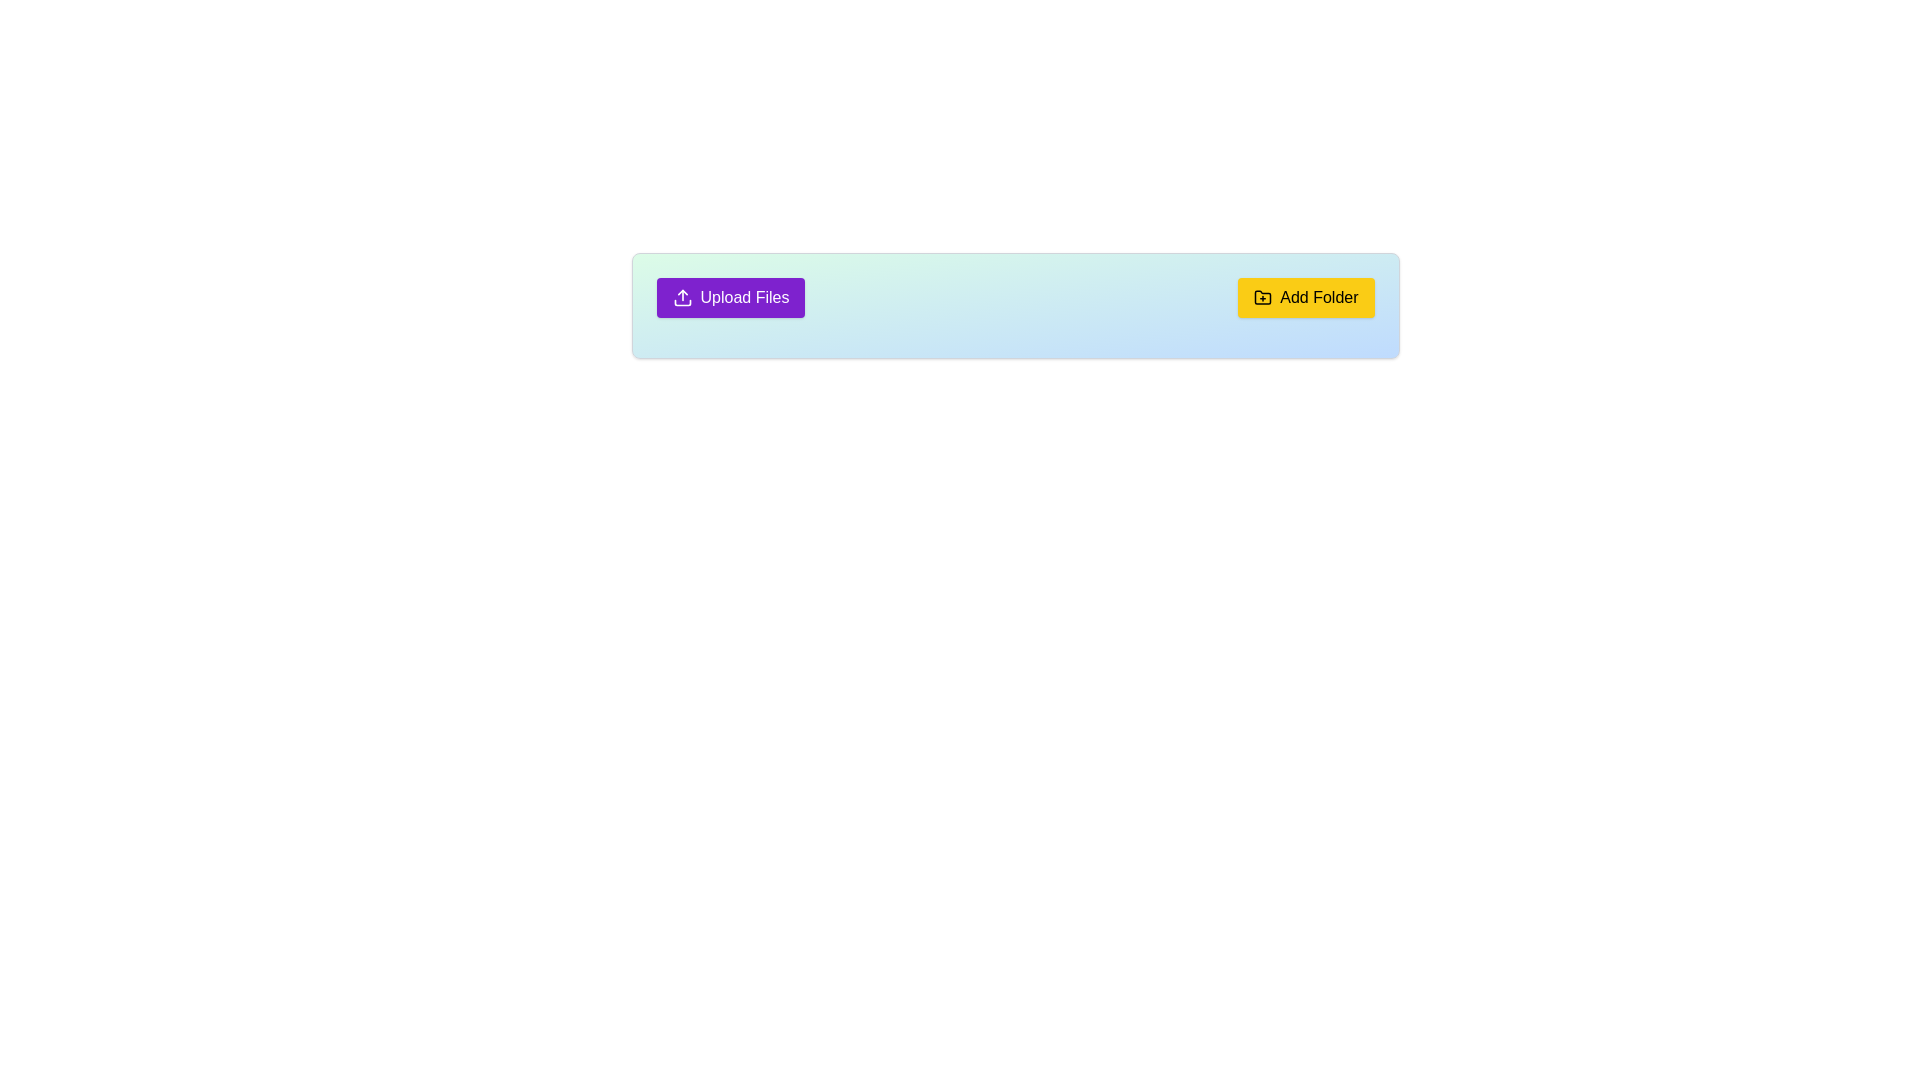 This screenshot has width=1920, height=1080. What do you see at coordinates (1262, 297) in the screenshot?
I see `the small folder icon with an addition symbol, located inside the yellow 'Add Folder' button on the right side of the colorful panel` at bounding box center [1262, 297].